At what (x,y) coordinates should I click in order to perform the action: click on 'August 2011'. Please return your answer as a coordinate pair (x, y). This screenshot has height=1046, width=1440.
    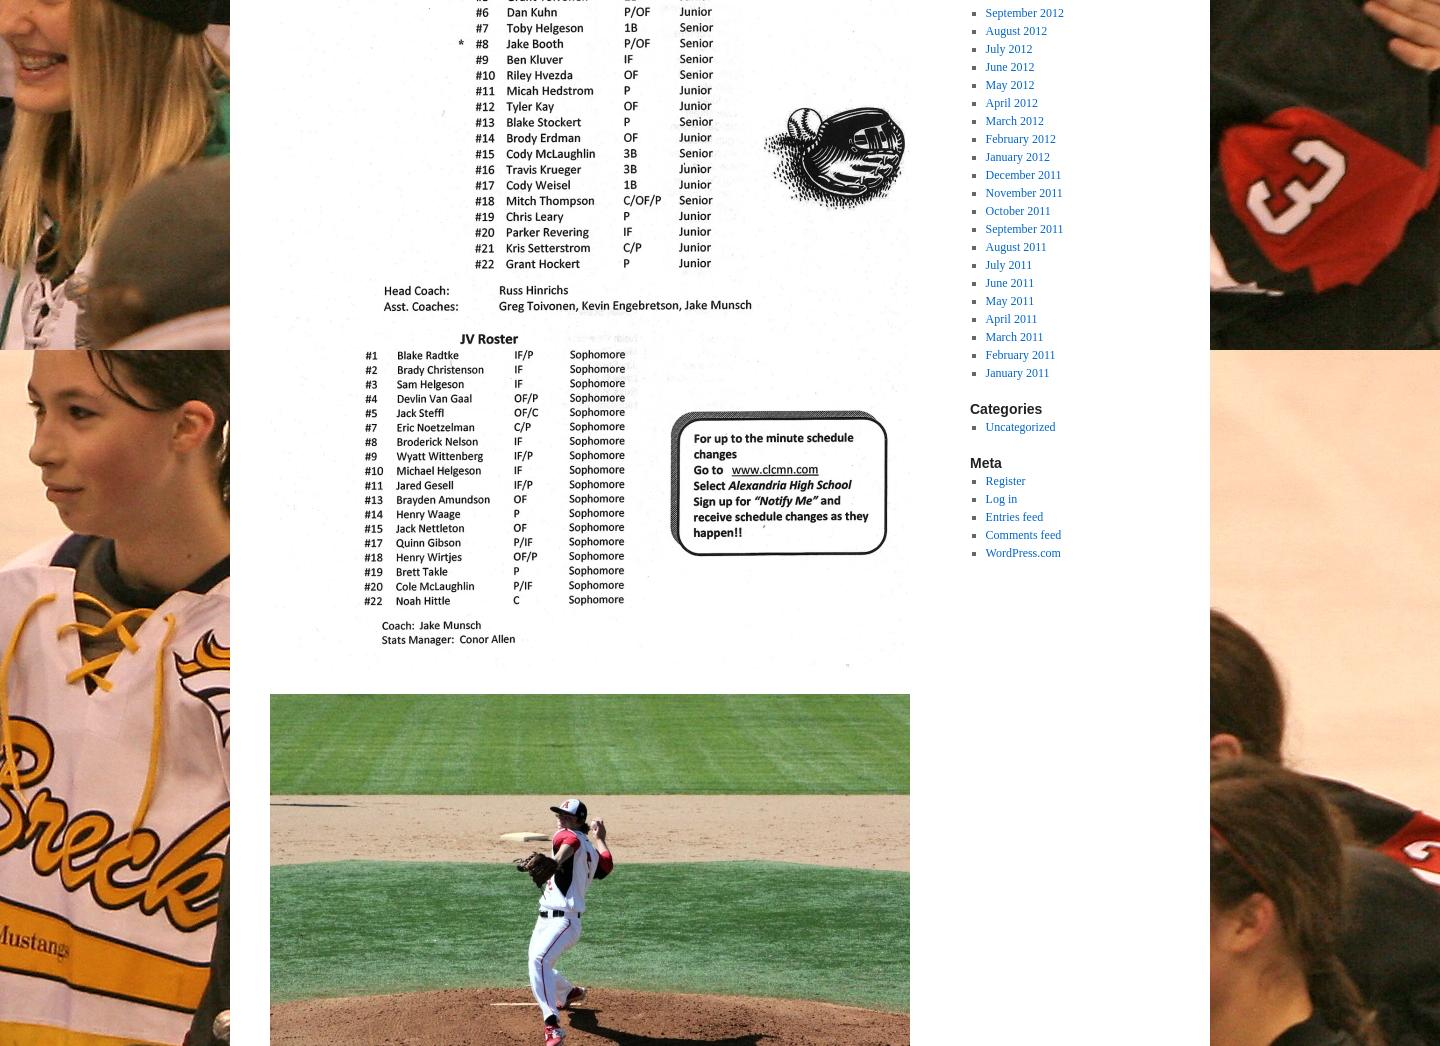
    Looking at the image, I should click on (983, 245).